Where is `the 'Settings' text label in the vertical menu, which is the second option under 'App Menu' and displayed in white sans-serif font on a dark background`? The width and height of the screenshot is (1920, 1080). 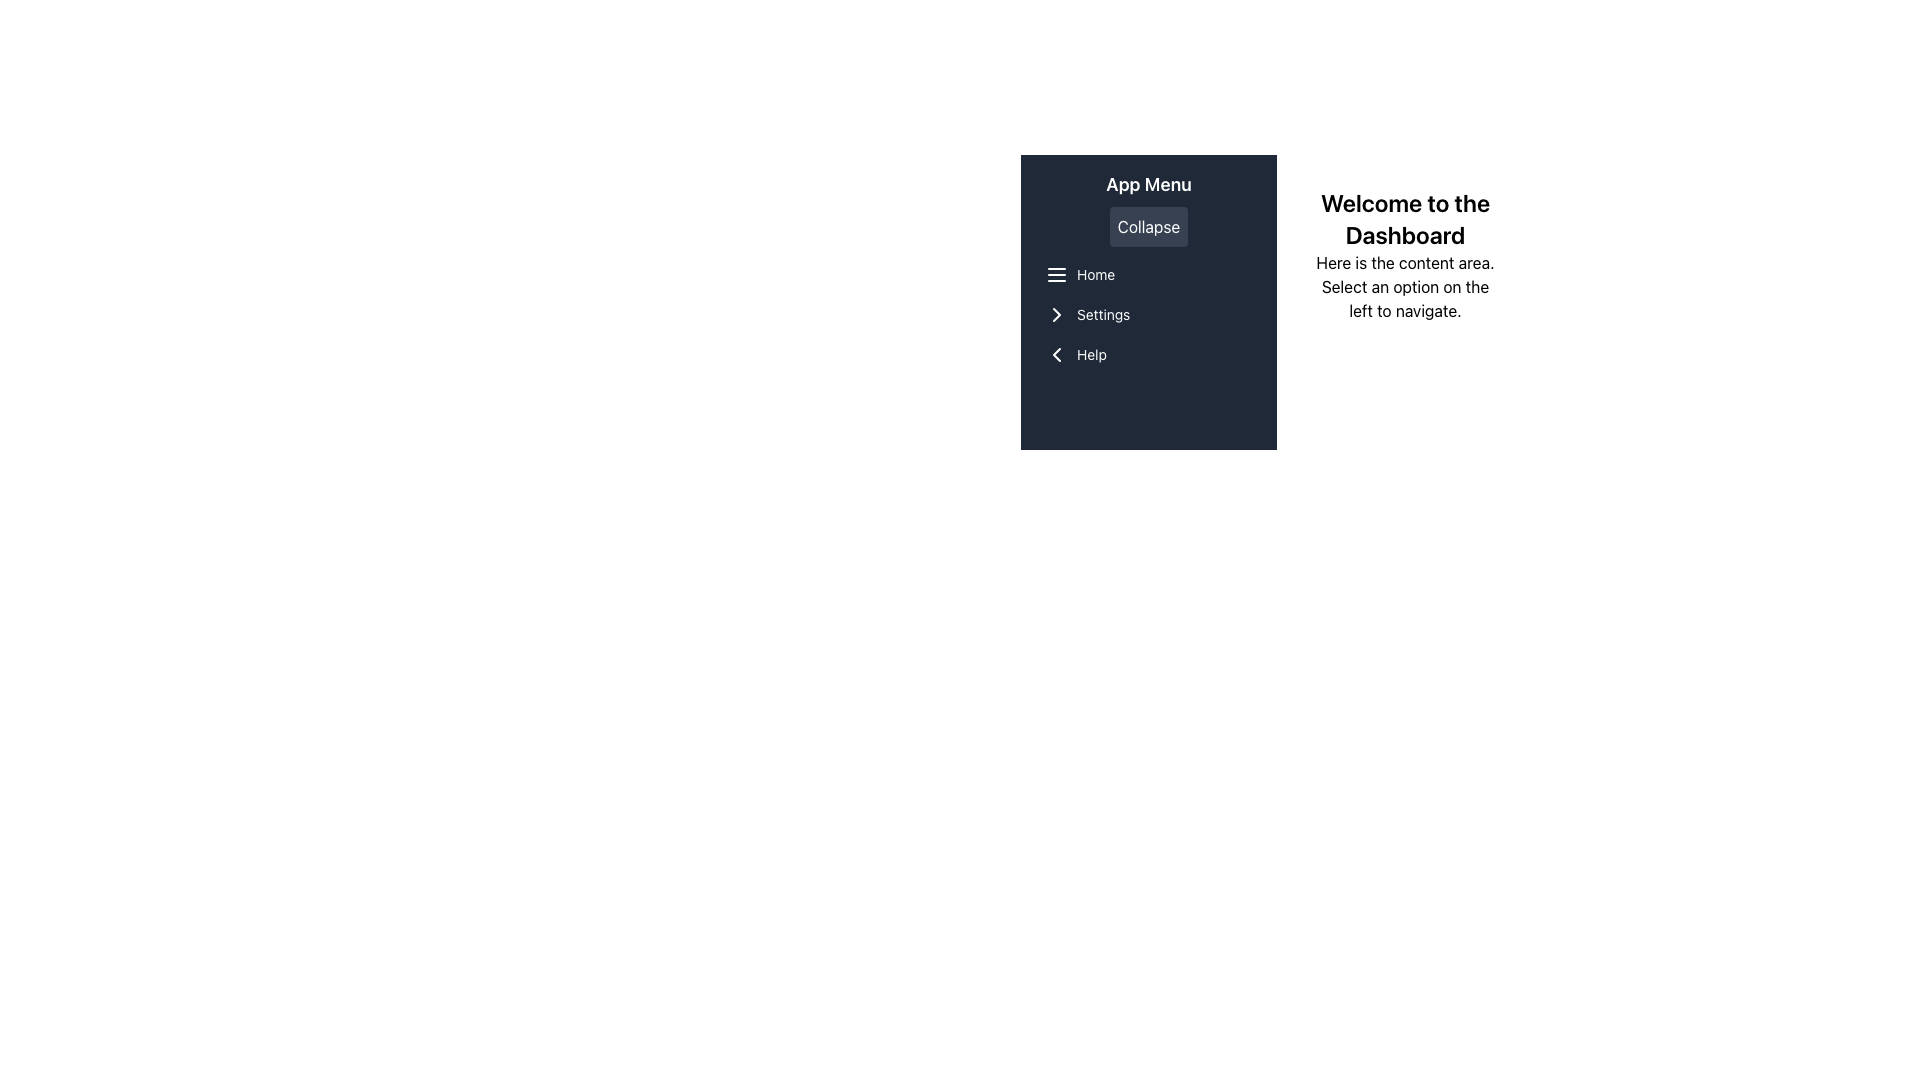
the 'Settings' text label in the vertical menu, which is the second option under 'App Menu' and displayed in white sans-serif font on a dark background is located at coordinates (1102, 315).